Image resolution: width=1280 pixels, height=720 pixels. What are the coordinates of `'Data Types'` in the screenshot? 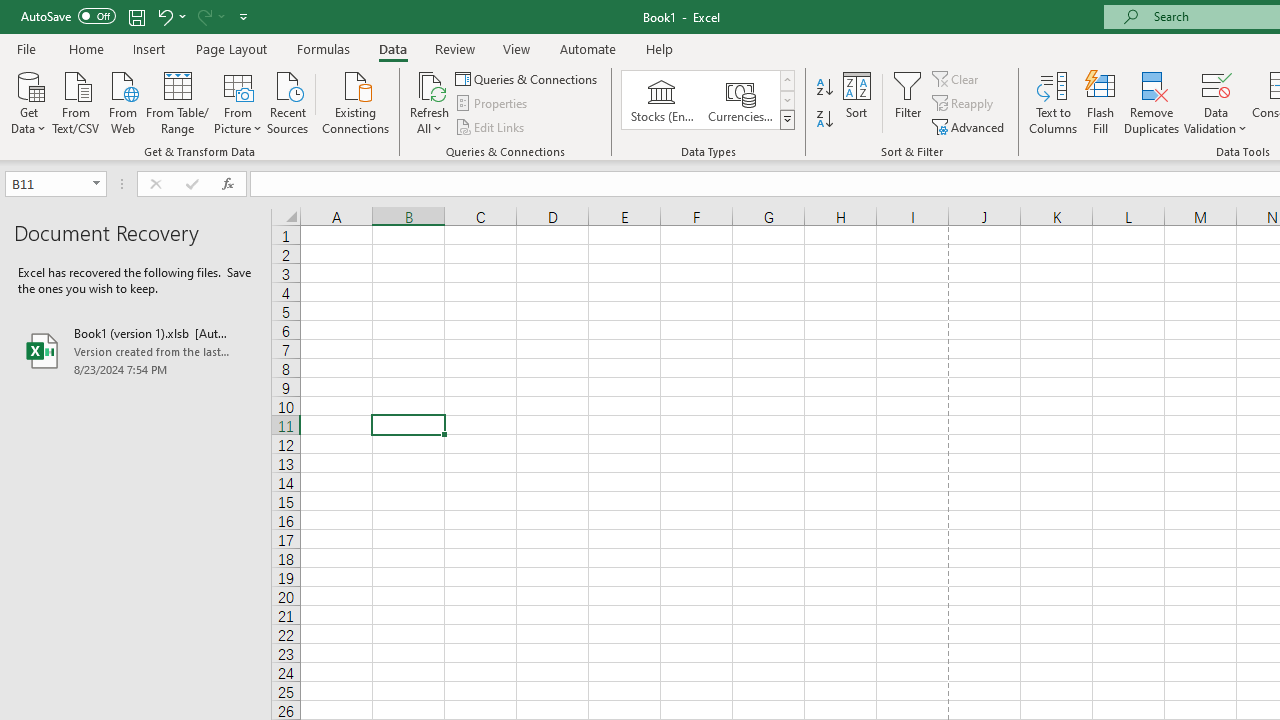 It's located at (786, 120).